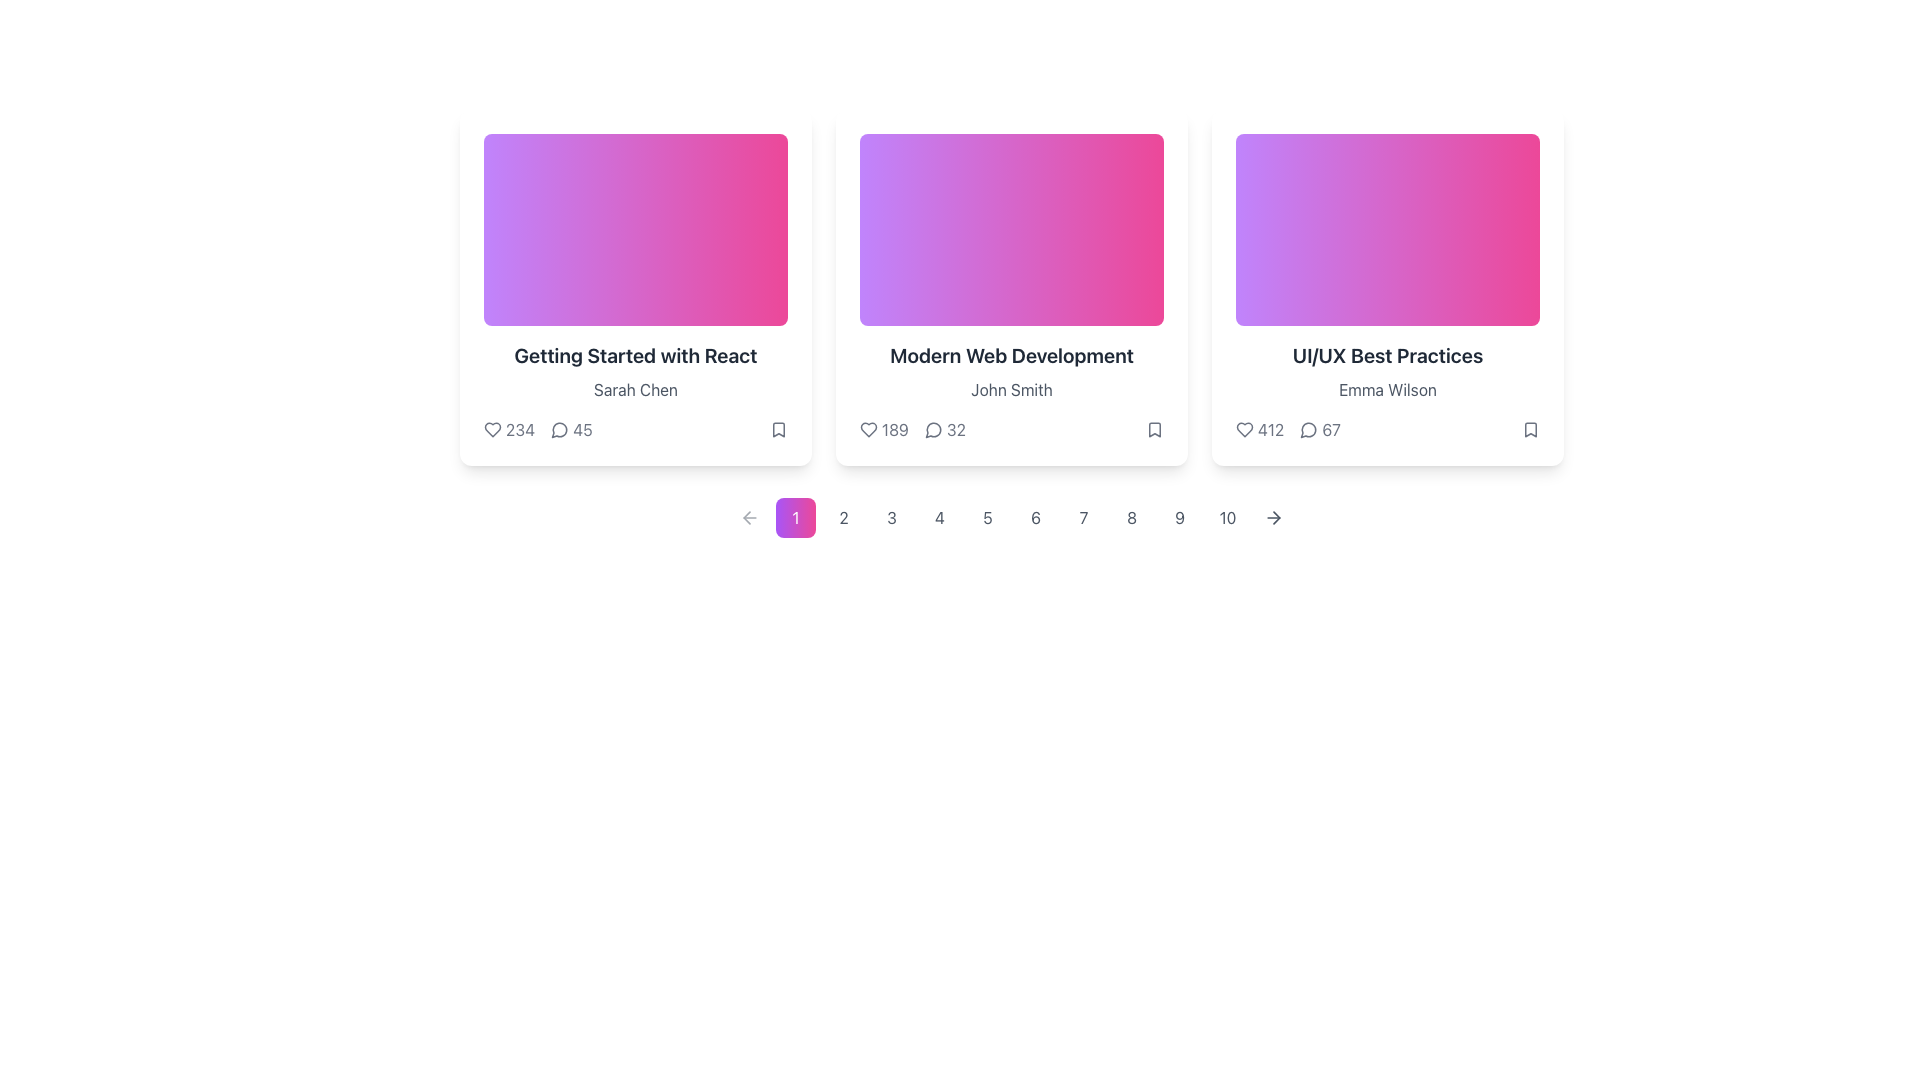 The height and width of the screenshot is (1080, 1920). Describe the element at coordinates (1272, 516) in the screenshot. I see `the circular button with a rightward-pointing gray arrow icon, located at the end of the pagination control bar` at that location.